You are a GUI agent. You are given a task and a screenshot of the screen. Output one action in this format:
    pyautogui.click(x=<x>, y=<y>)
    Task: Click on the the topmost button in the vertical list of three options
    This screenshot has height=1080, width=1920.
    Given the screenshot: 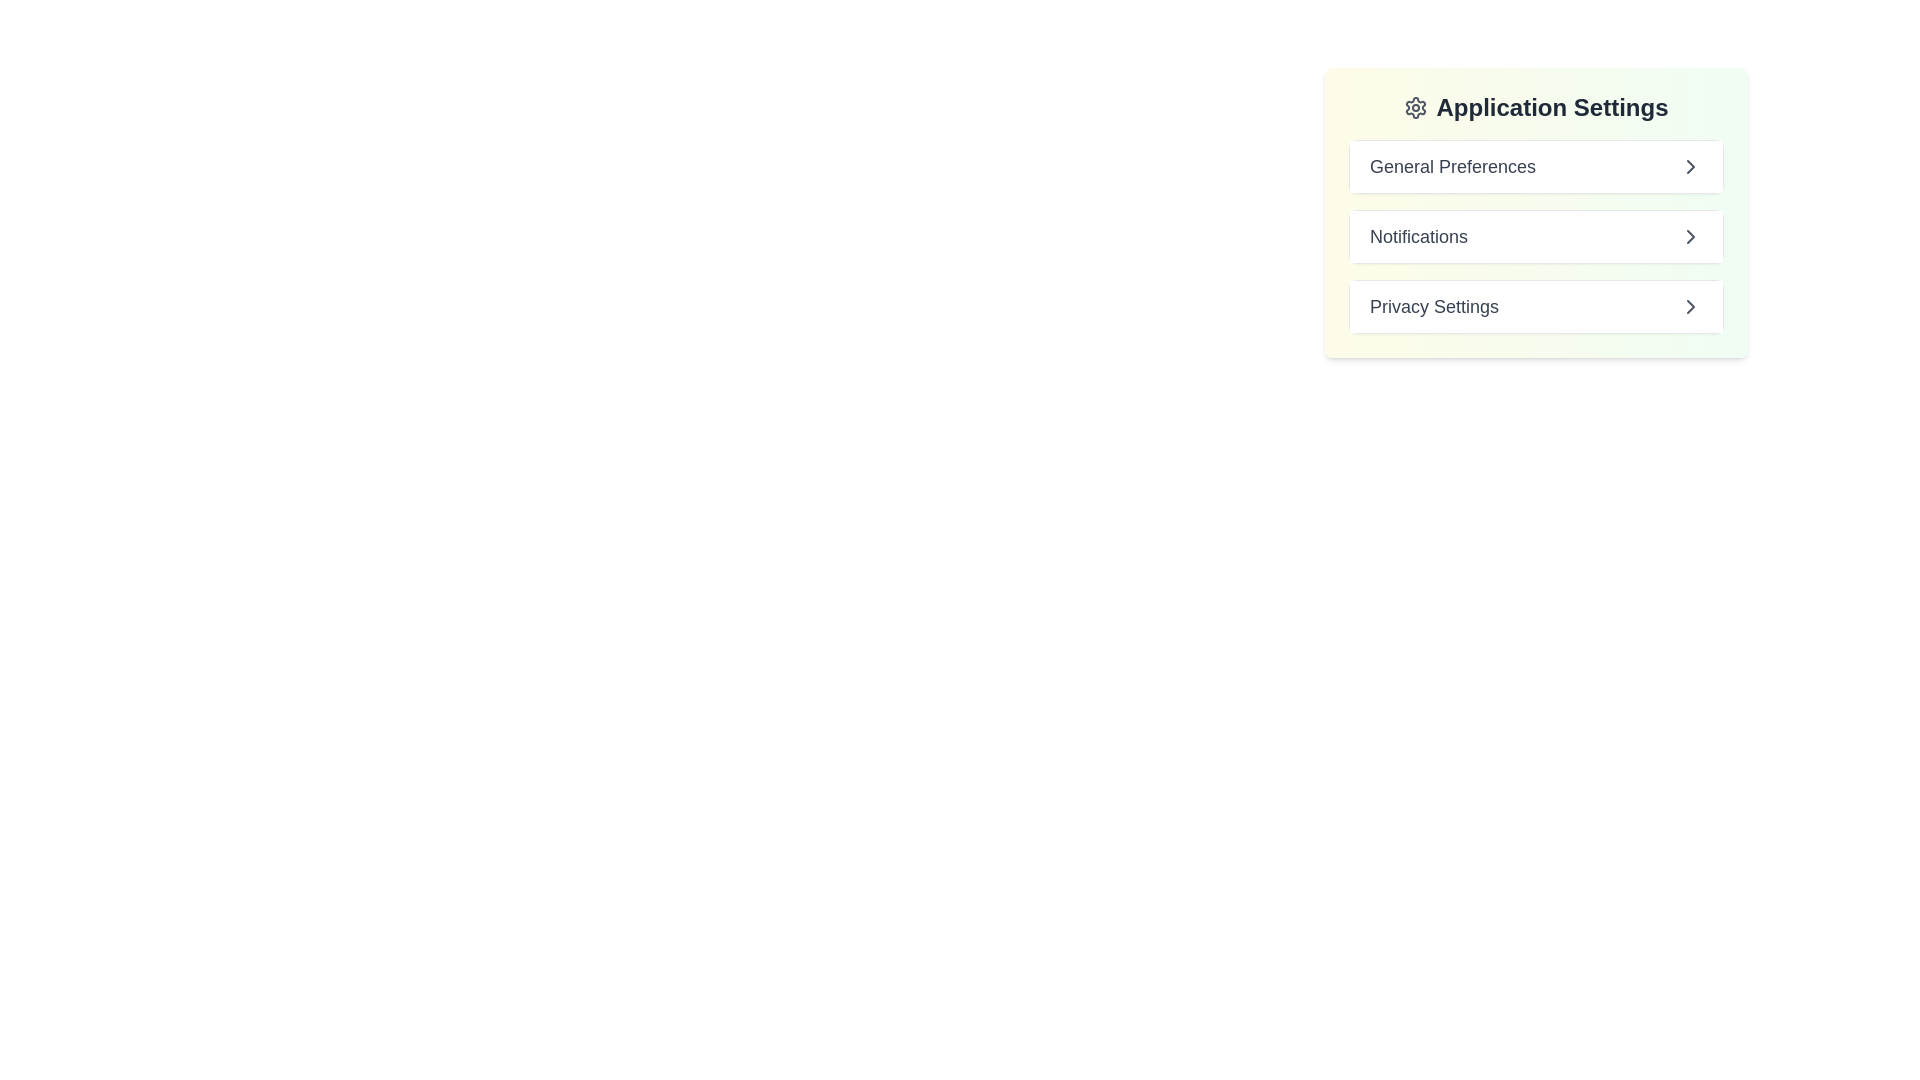 What is the action you would take?
    pyautogui.click(x=1535, y=165)
    